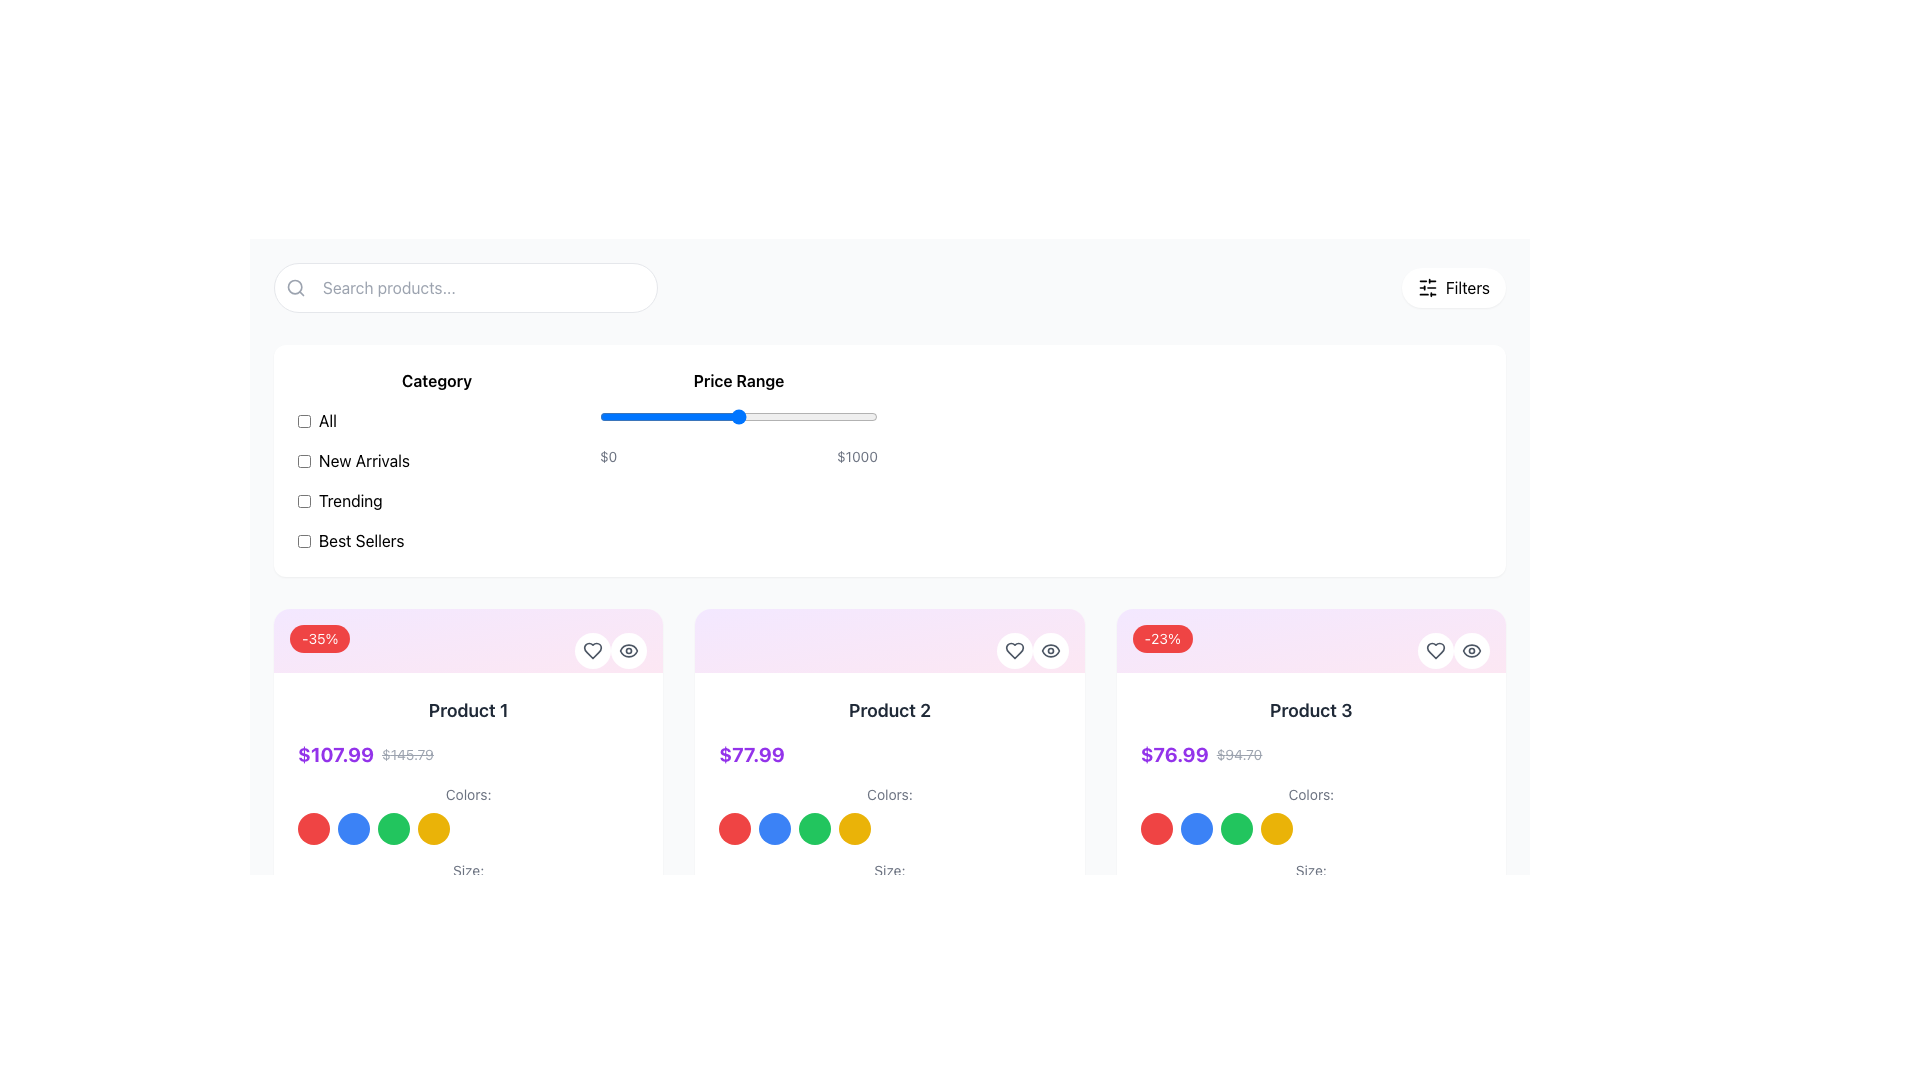 This screenshot has height=1080, width=1920. What do you see at coordinates (350, 500) in the screenshot?
I see `the 'Trending' text label located in the vertical list of category filters on the left side of the interface` at bounding box center [350, 500].